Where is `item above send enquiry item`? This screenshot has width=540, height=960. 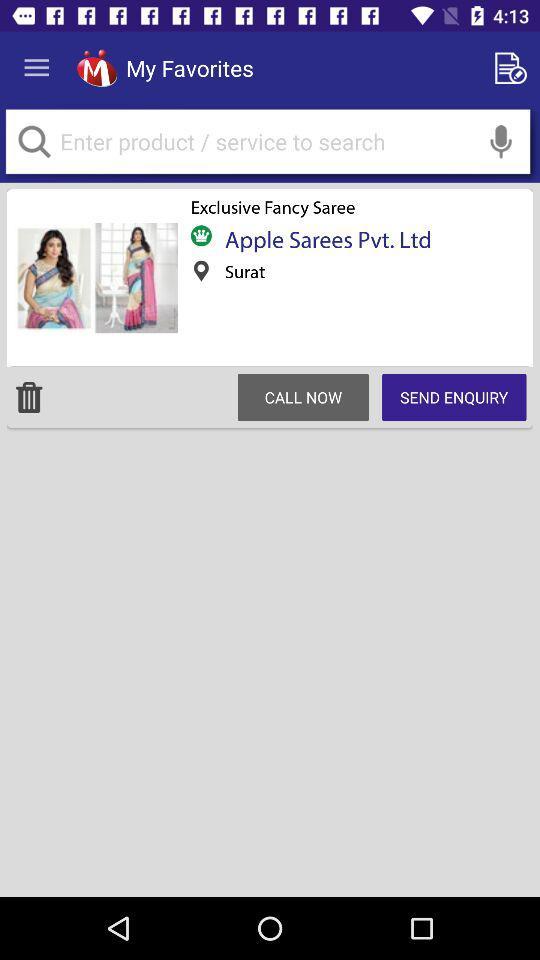
item above send enquiry item is located at coordinates (500, 140).